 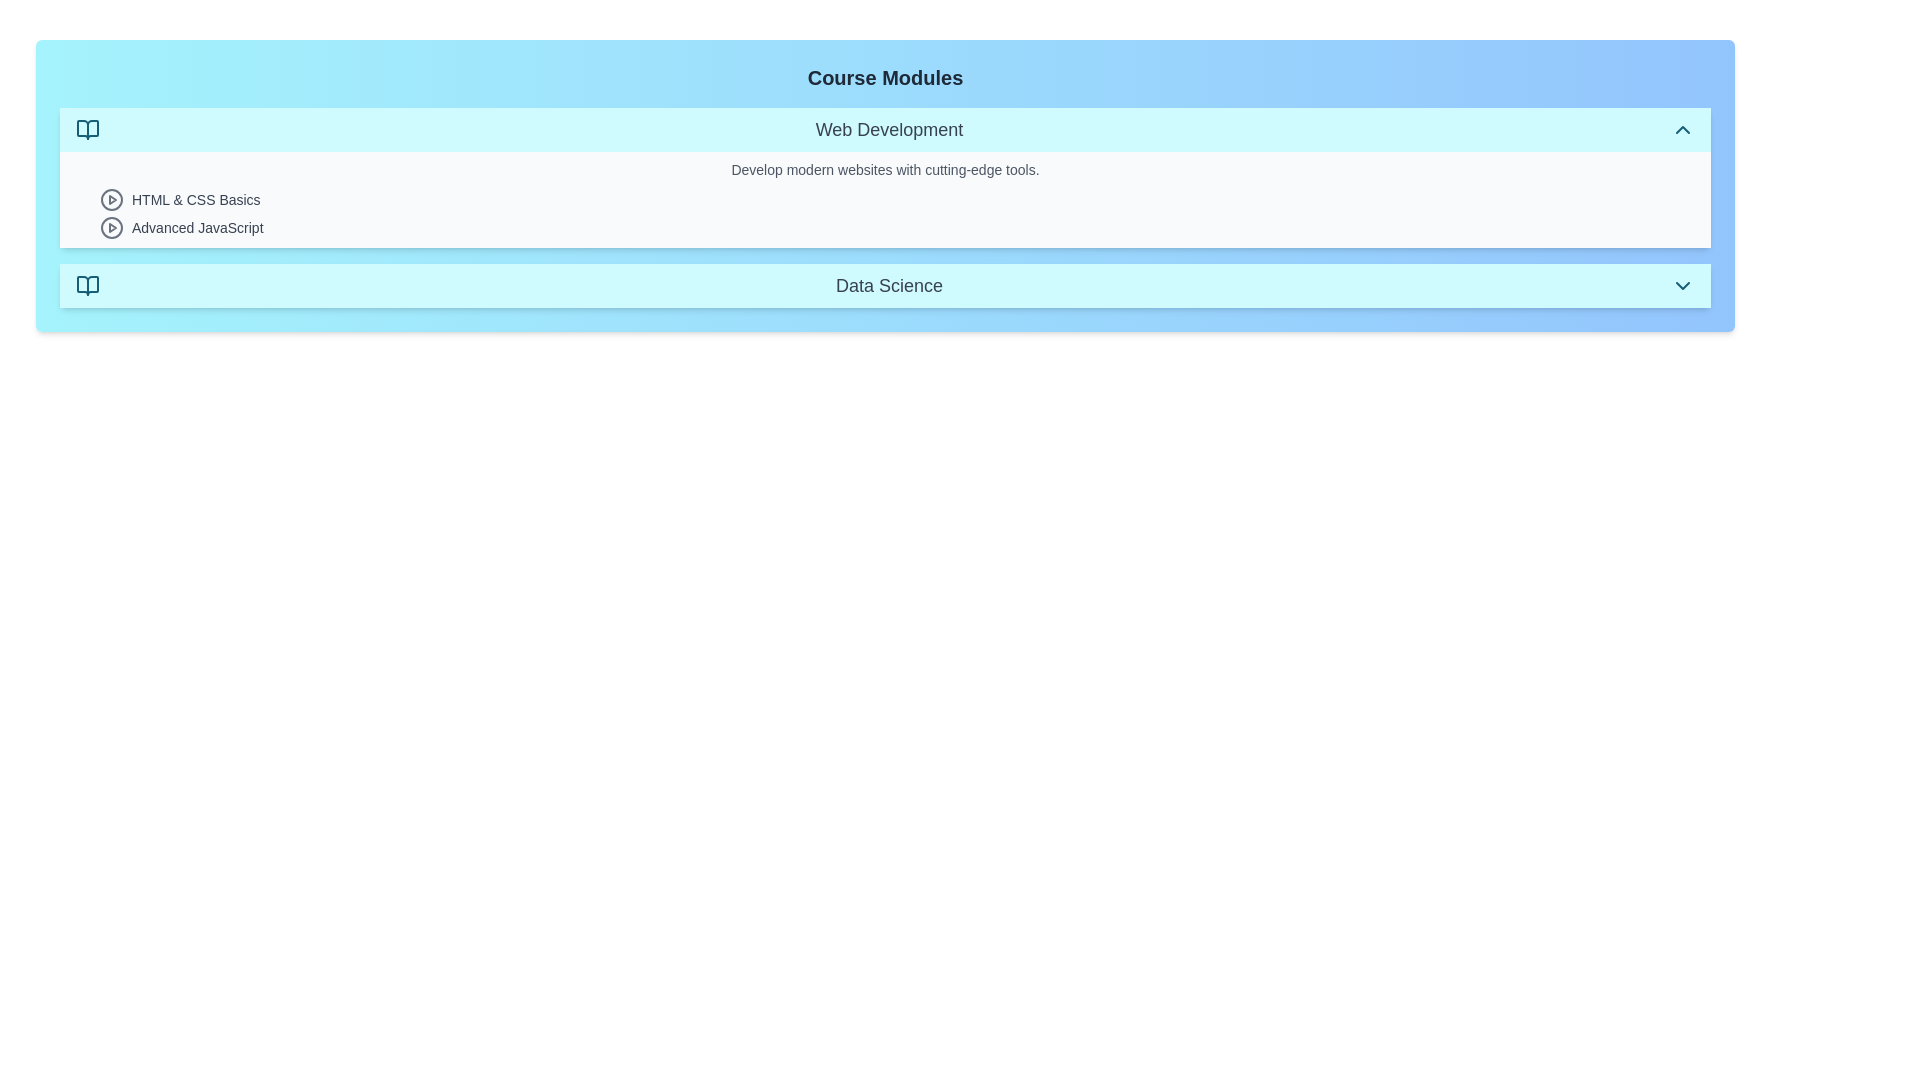 I want to click on the cyan open book icon located in the header of the 'Web Development' section, positioned to the far left before the section title, so click(x=86, y=130).